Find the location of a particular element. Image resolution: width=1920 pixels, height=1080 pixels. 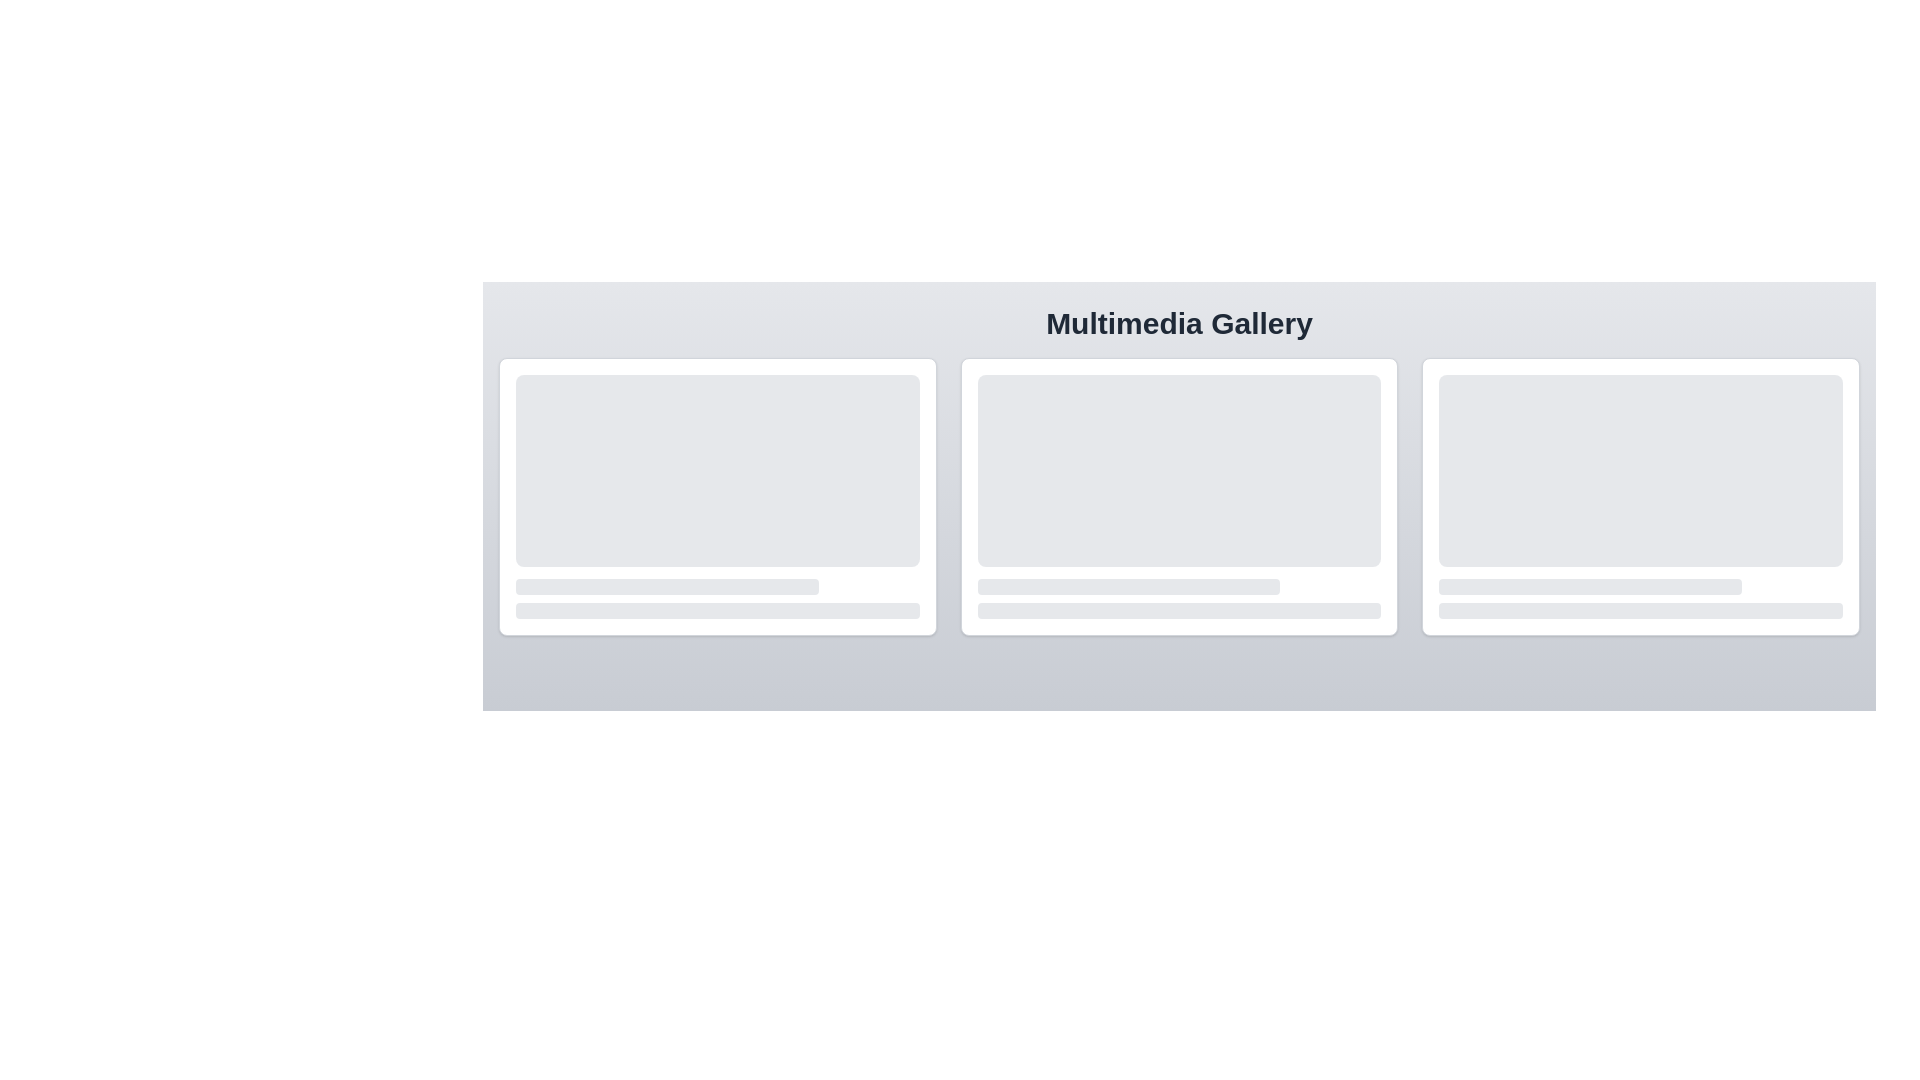

the thin rectangular gray Loading Placeholder located at the bottom of the card in the rightmost column of a three-column grid layout is located at coordinates (1641, 609).